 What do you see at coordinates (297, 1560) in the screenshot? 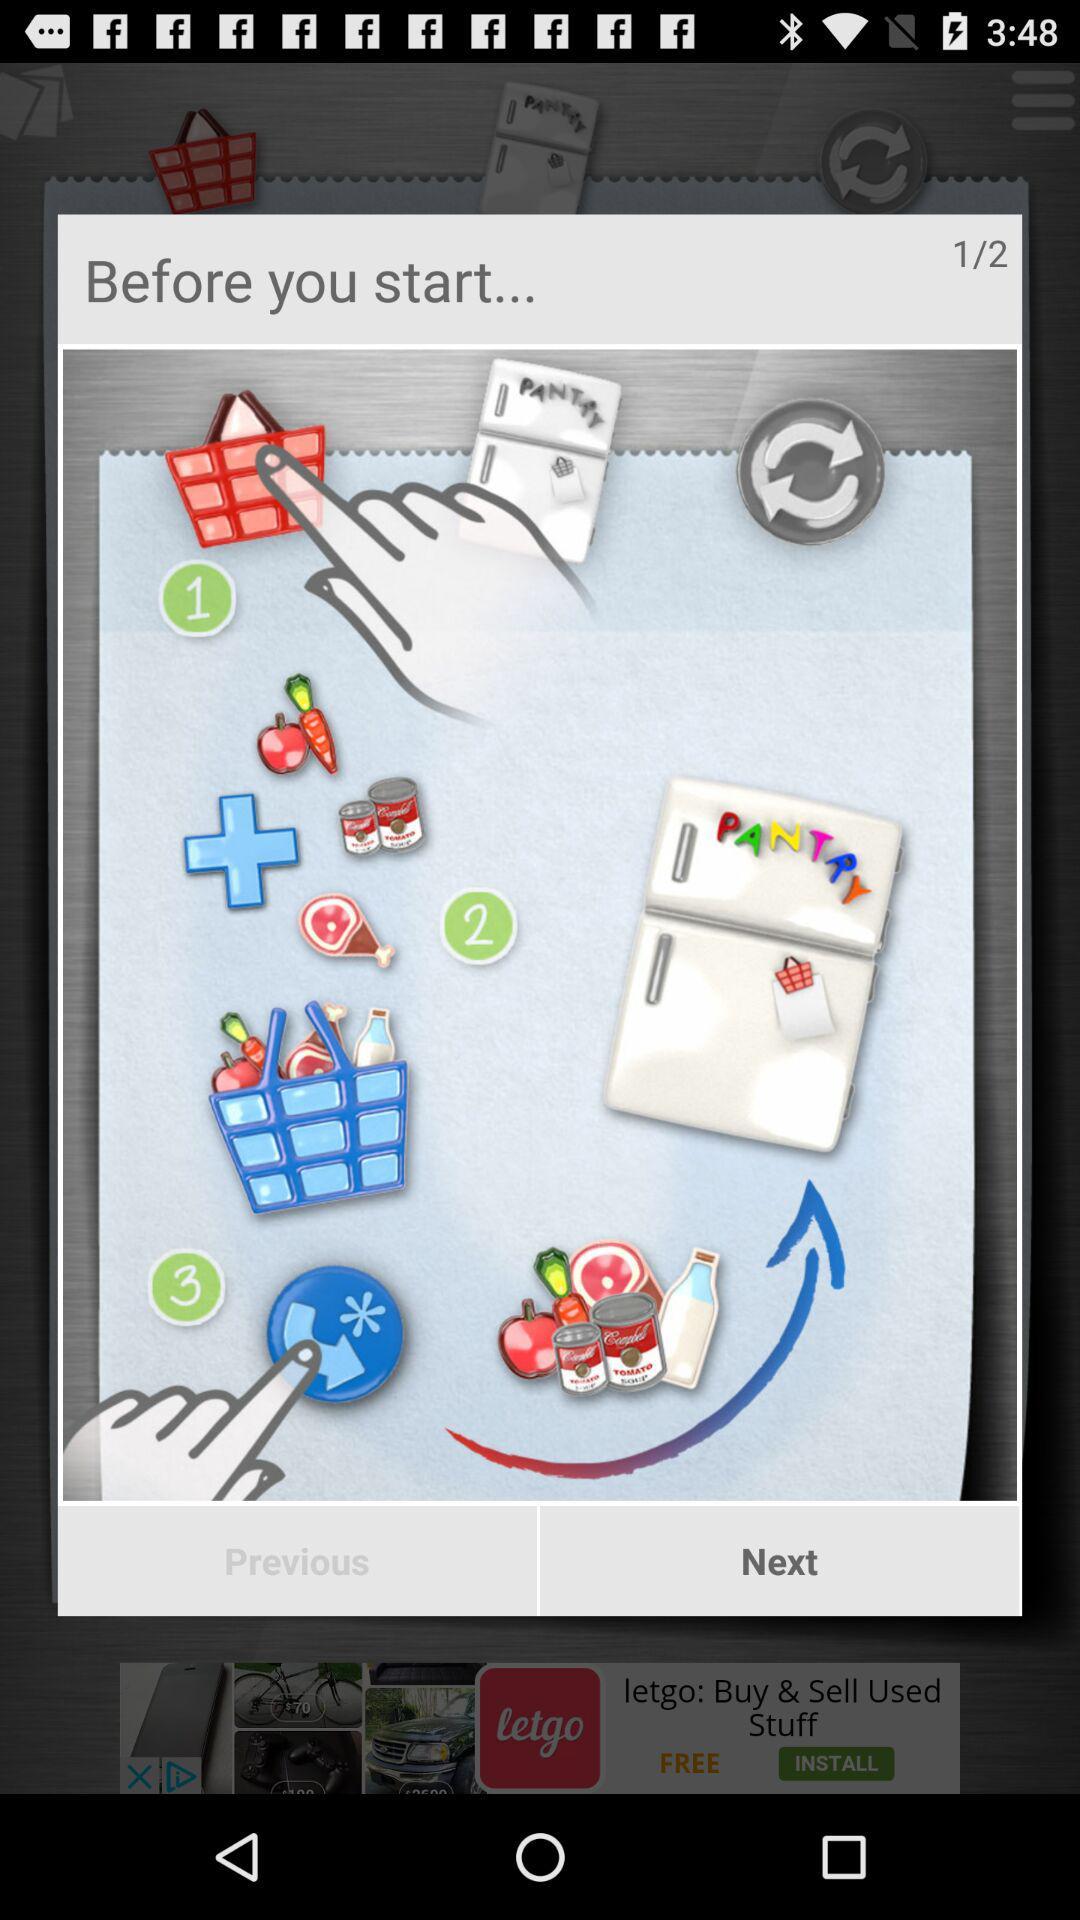
I see `item at the bottom left corner` at bounding box center [297, 1560].